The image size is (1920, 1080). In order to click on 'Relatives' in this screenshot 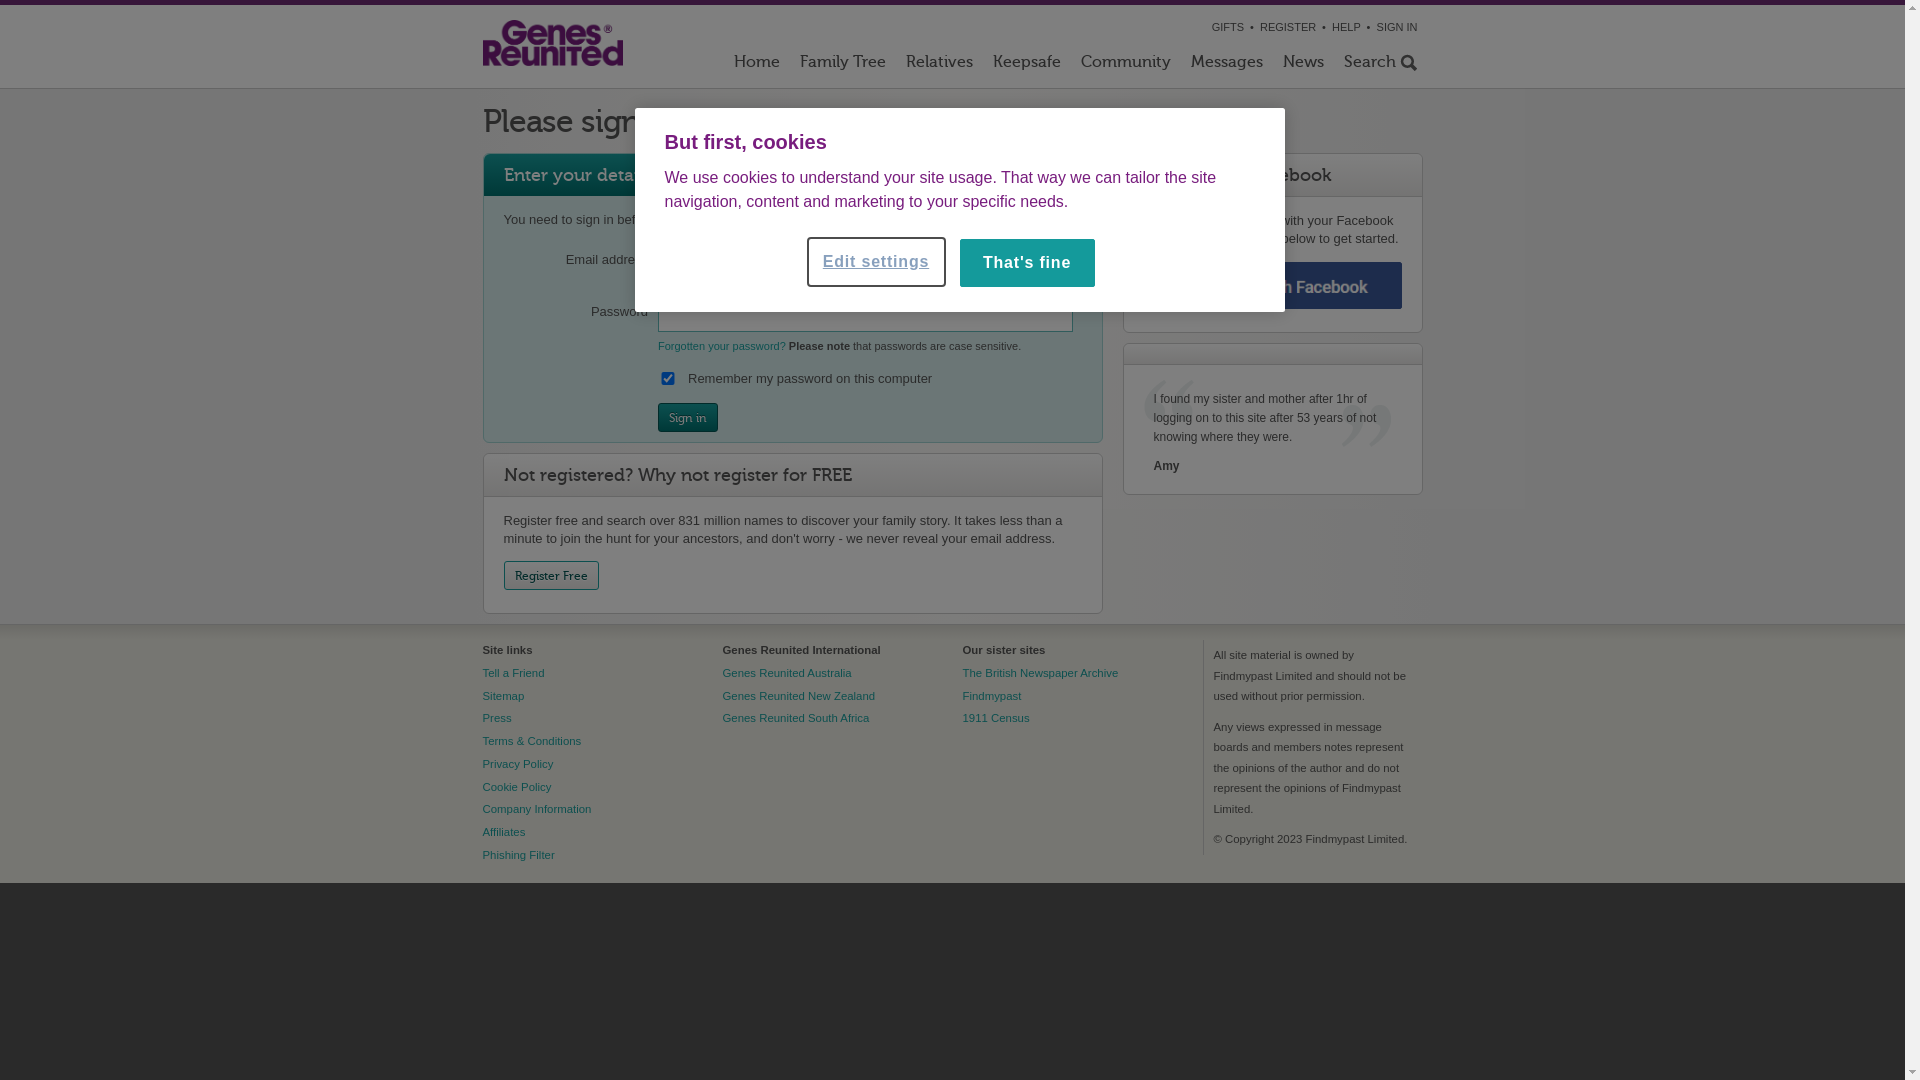, I will do `click(938, 65)`.